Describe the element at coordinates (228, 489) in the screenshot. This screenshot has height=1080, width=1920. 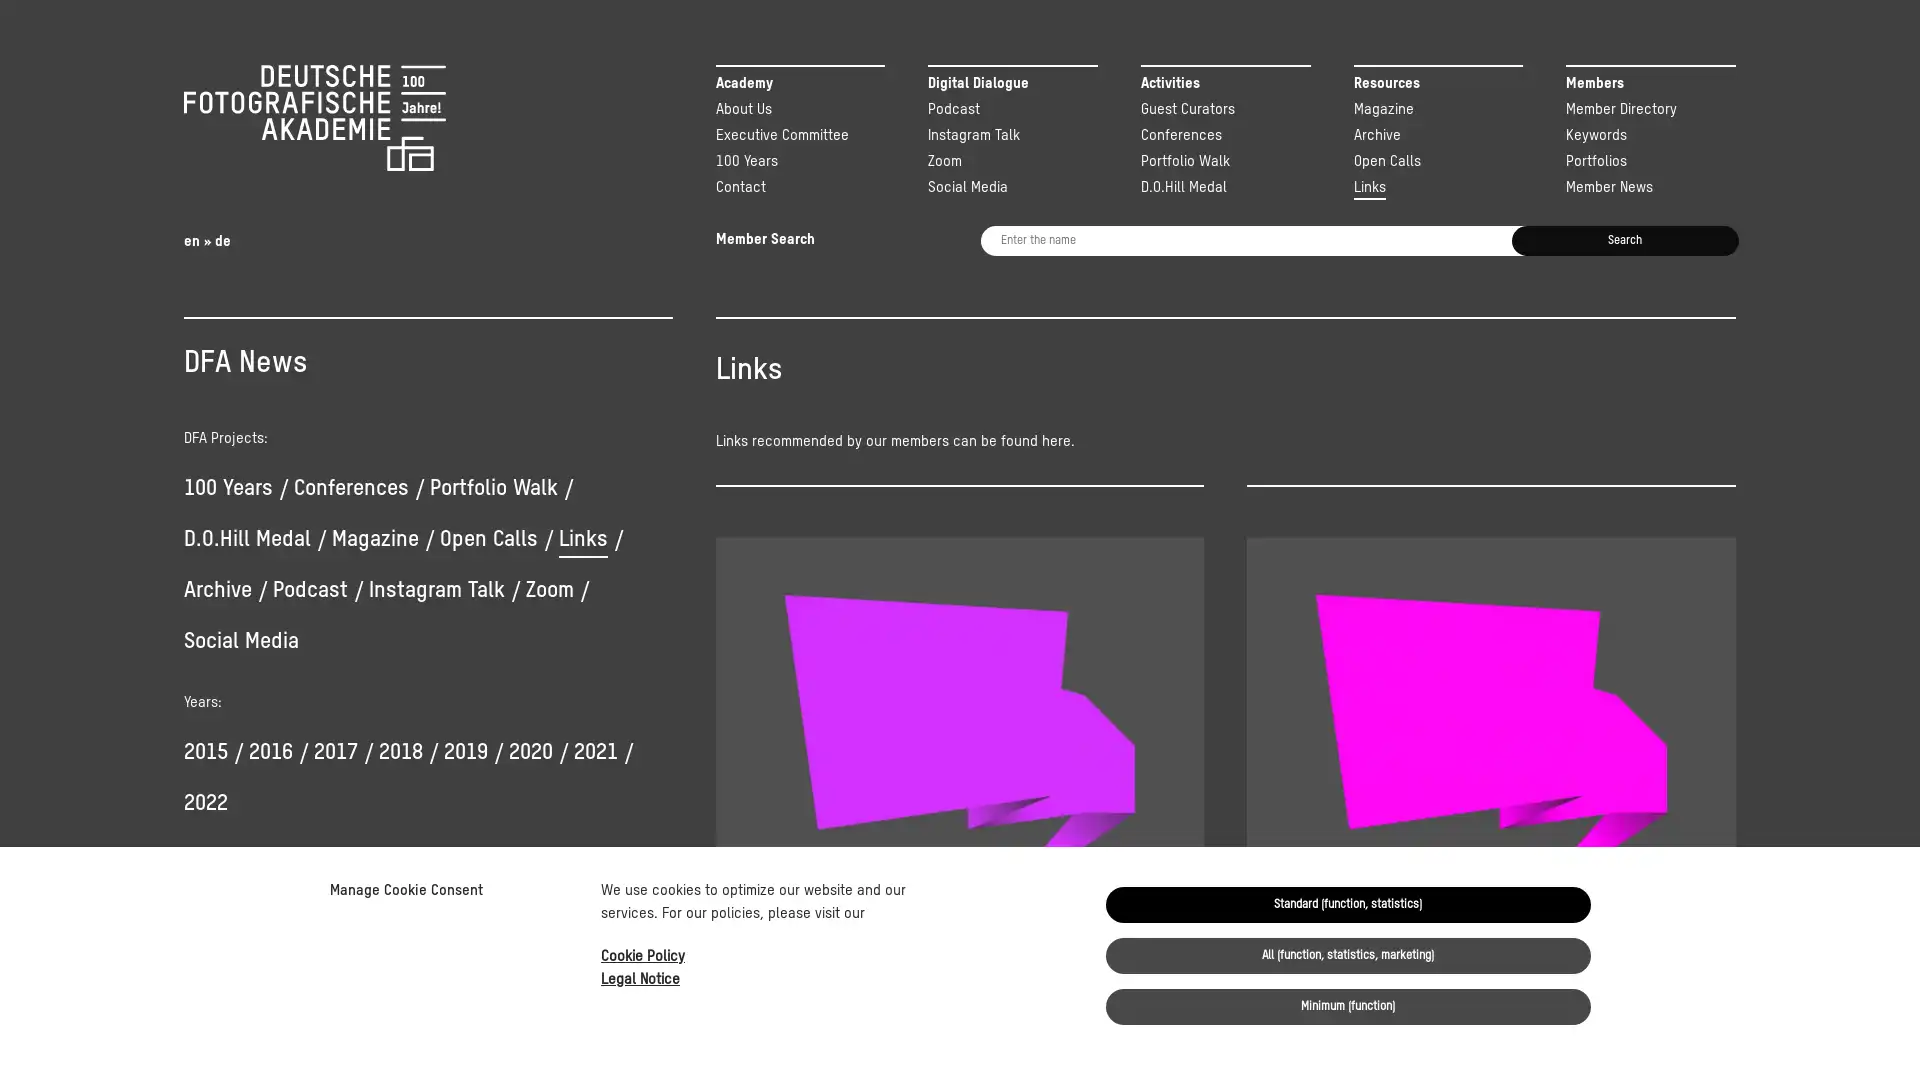
I see `100 Years` at that location.